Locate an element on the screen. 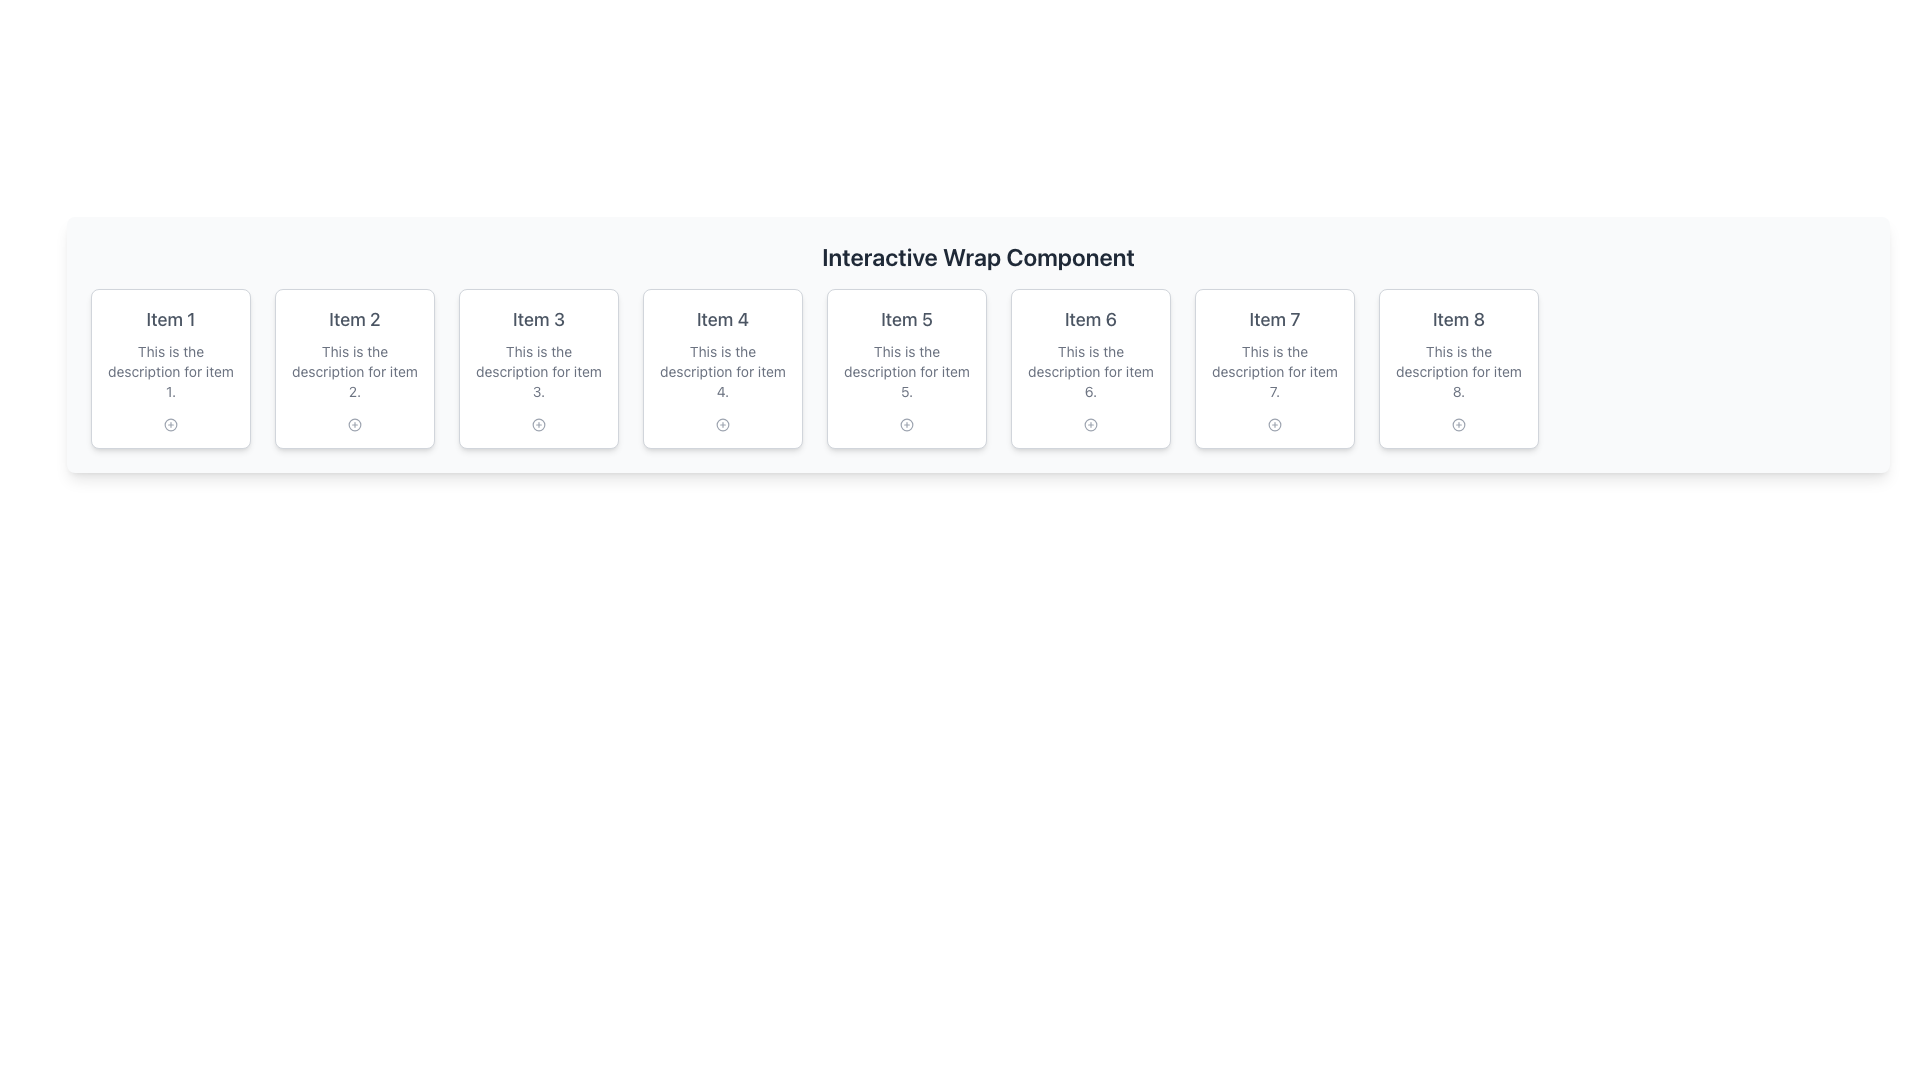 This screenshot has height=1080, width=1920. descriptive text element located below the title 'Item 2' on the second card in the grid is located at coordinates (355, 371).